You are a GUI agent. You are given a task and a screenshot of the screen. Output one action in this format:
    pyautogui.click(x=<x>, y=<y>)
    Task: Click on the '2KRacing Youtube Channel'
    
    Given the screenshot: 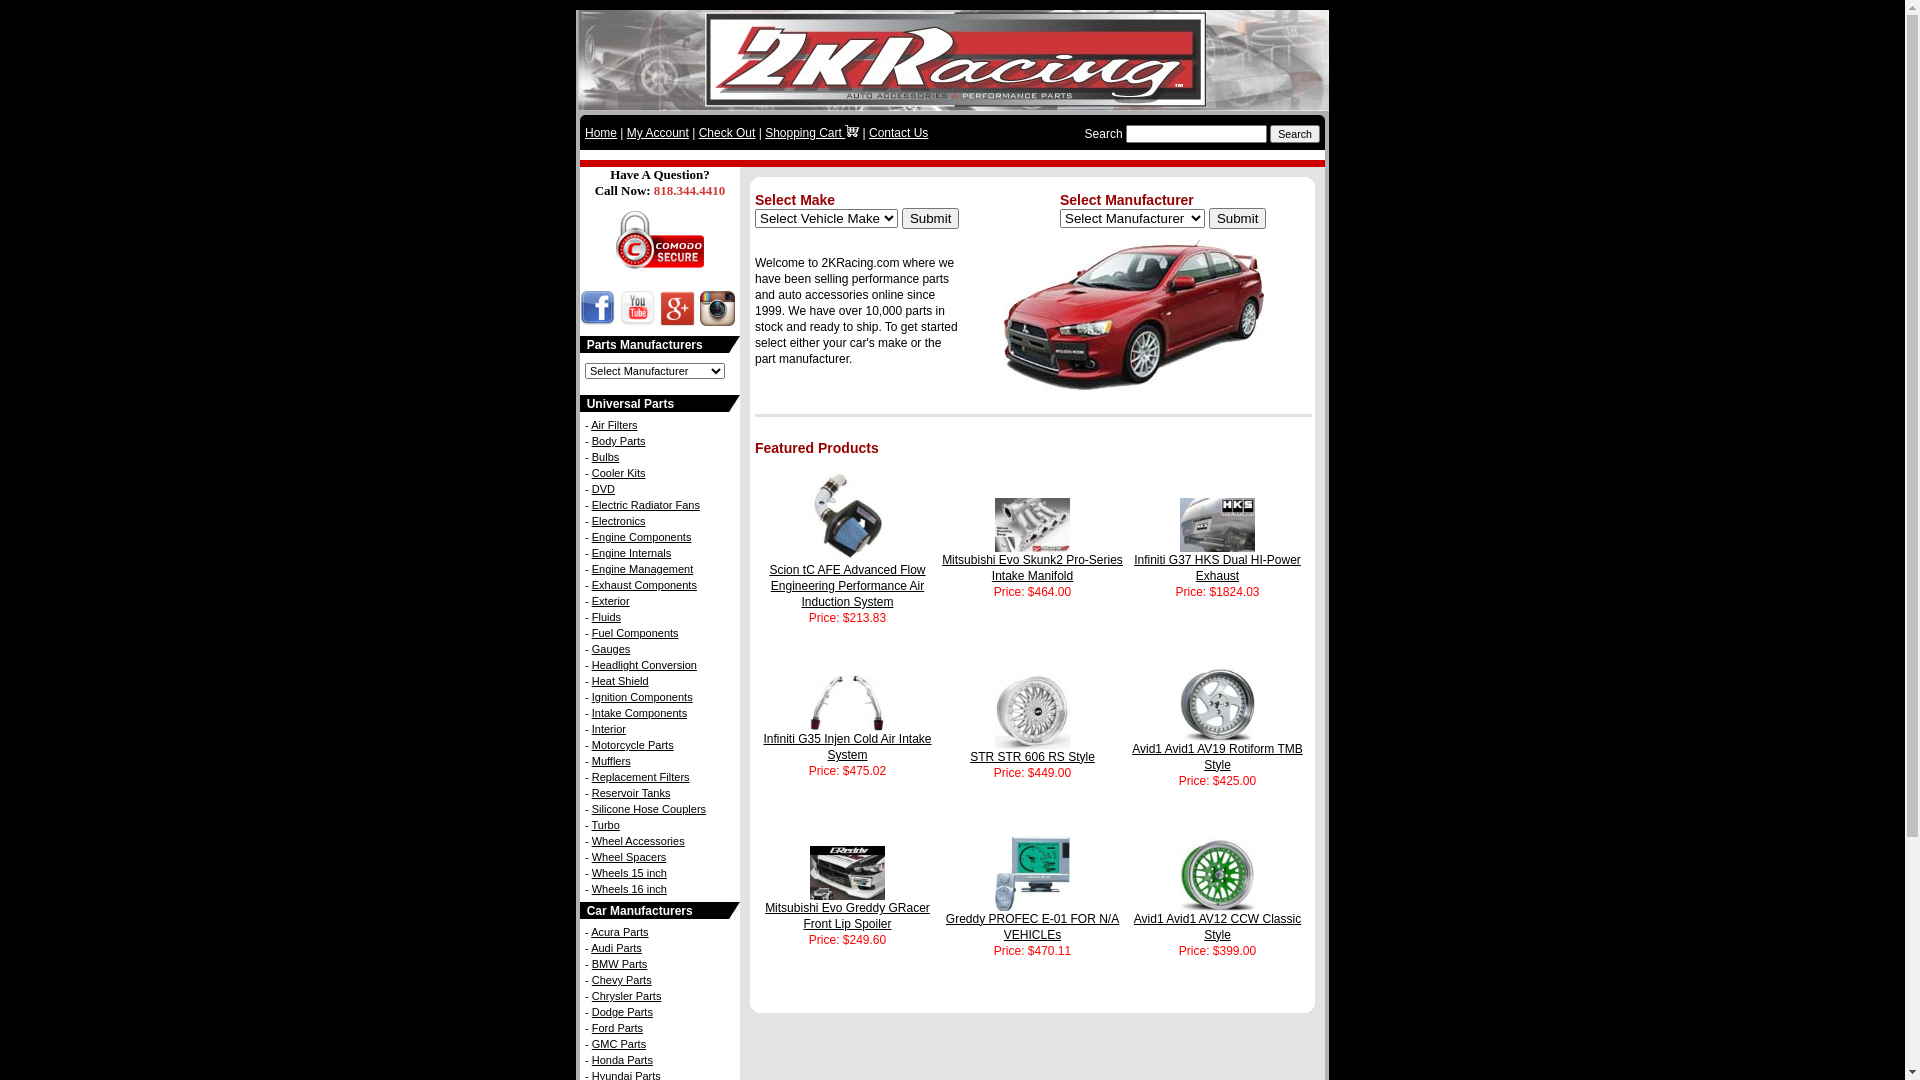 What is the action you would take?
    pyautogui.click(x=633, y=319)
    